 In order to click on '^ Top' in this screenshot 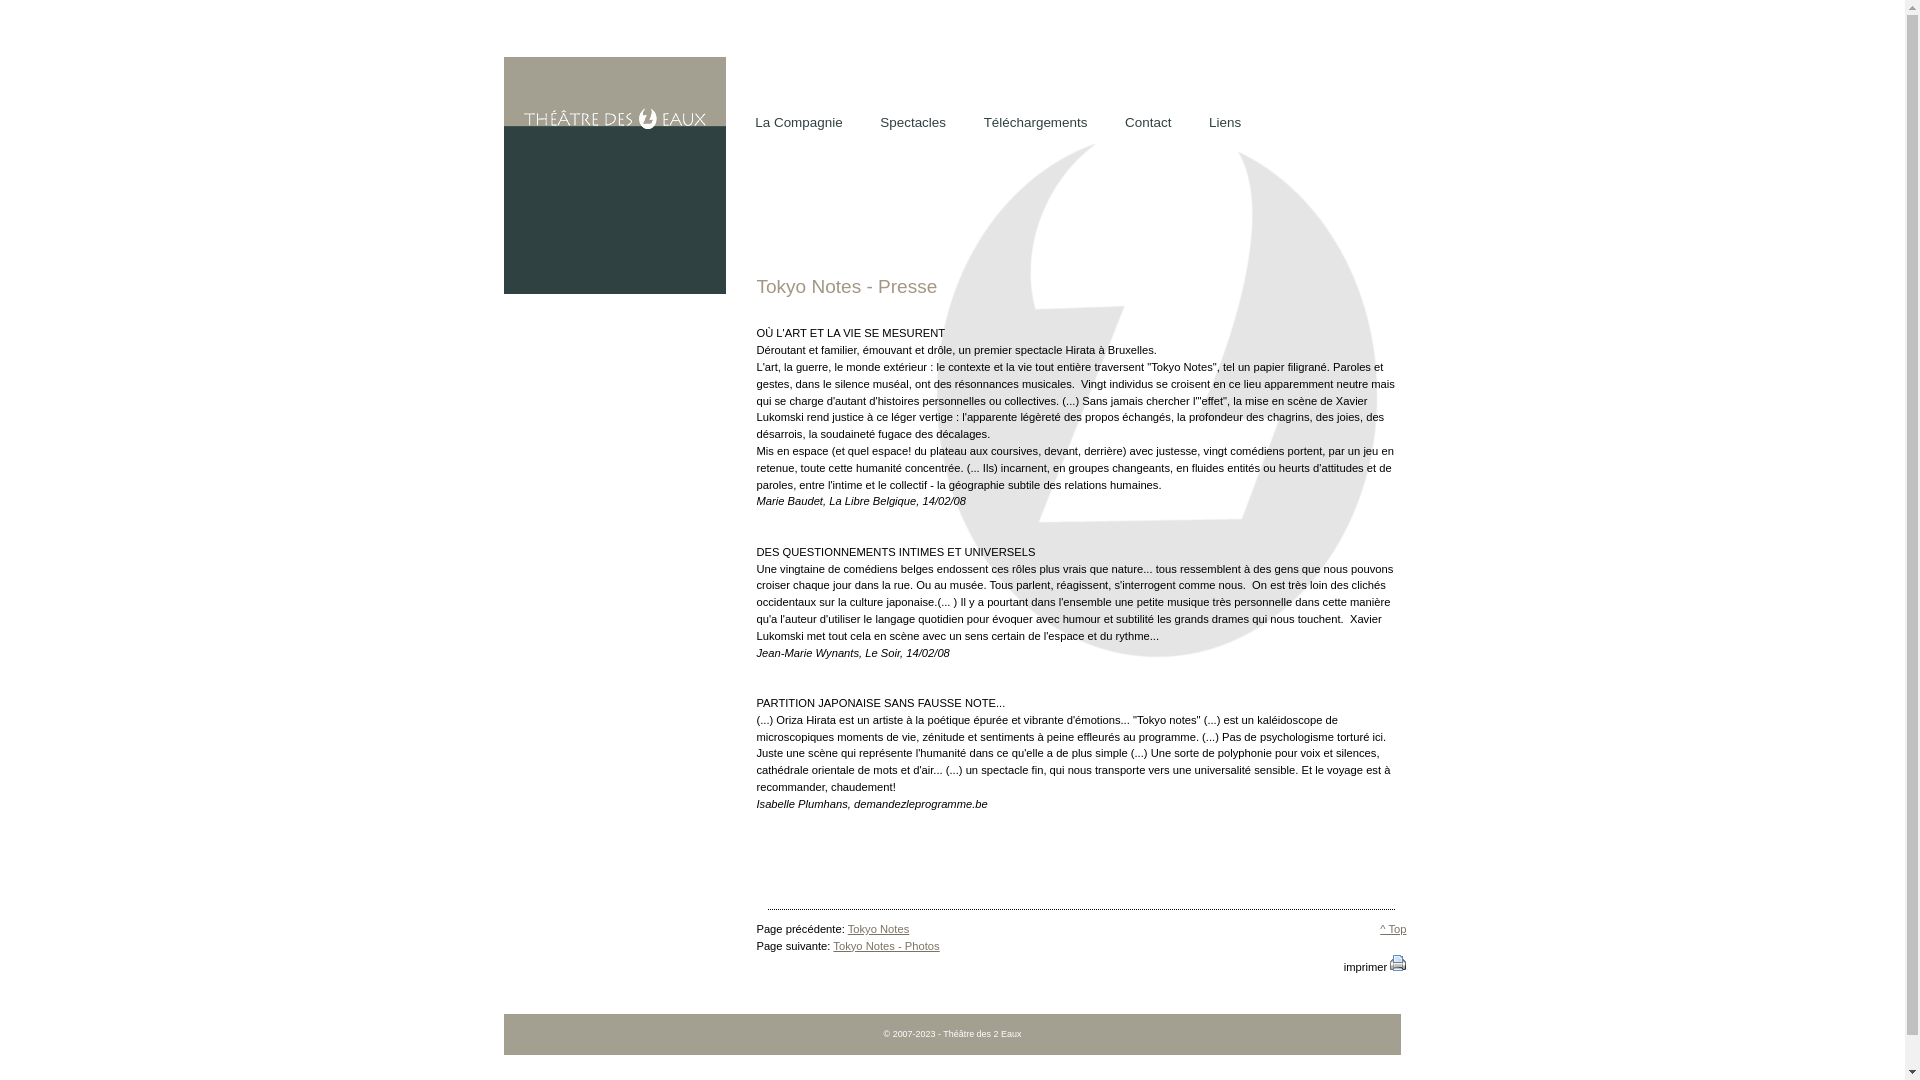, I will do `click(1379, 929)`.